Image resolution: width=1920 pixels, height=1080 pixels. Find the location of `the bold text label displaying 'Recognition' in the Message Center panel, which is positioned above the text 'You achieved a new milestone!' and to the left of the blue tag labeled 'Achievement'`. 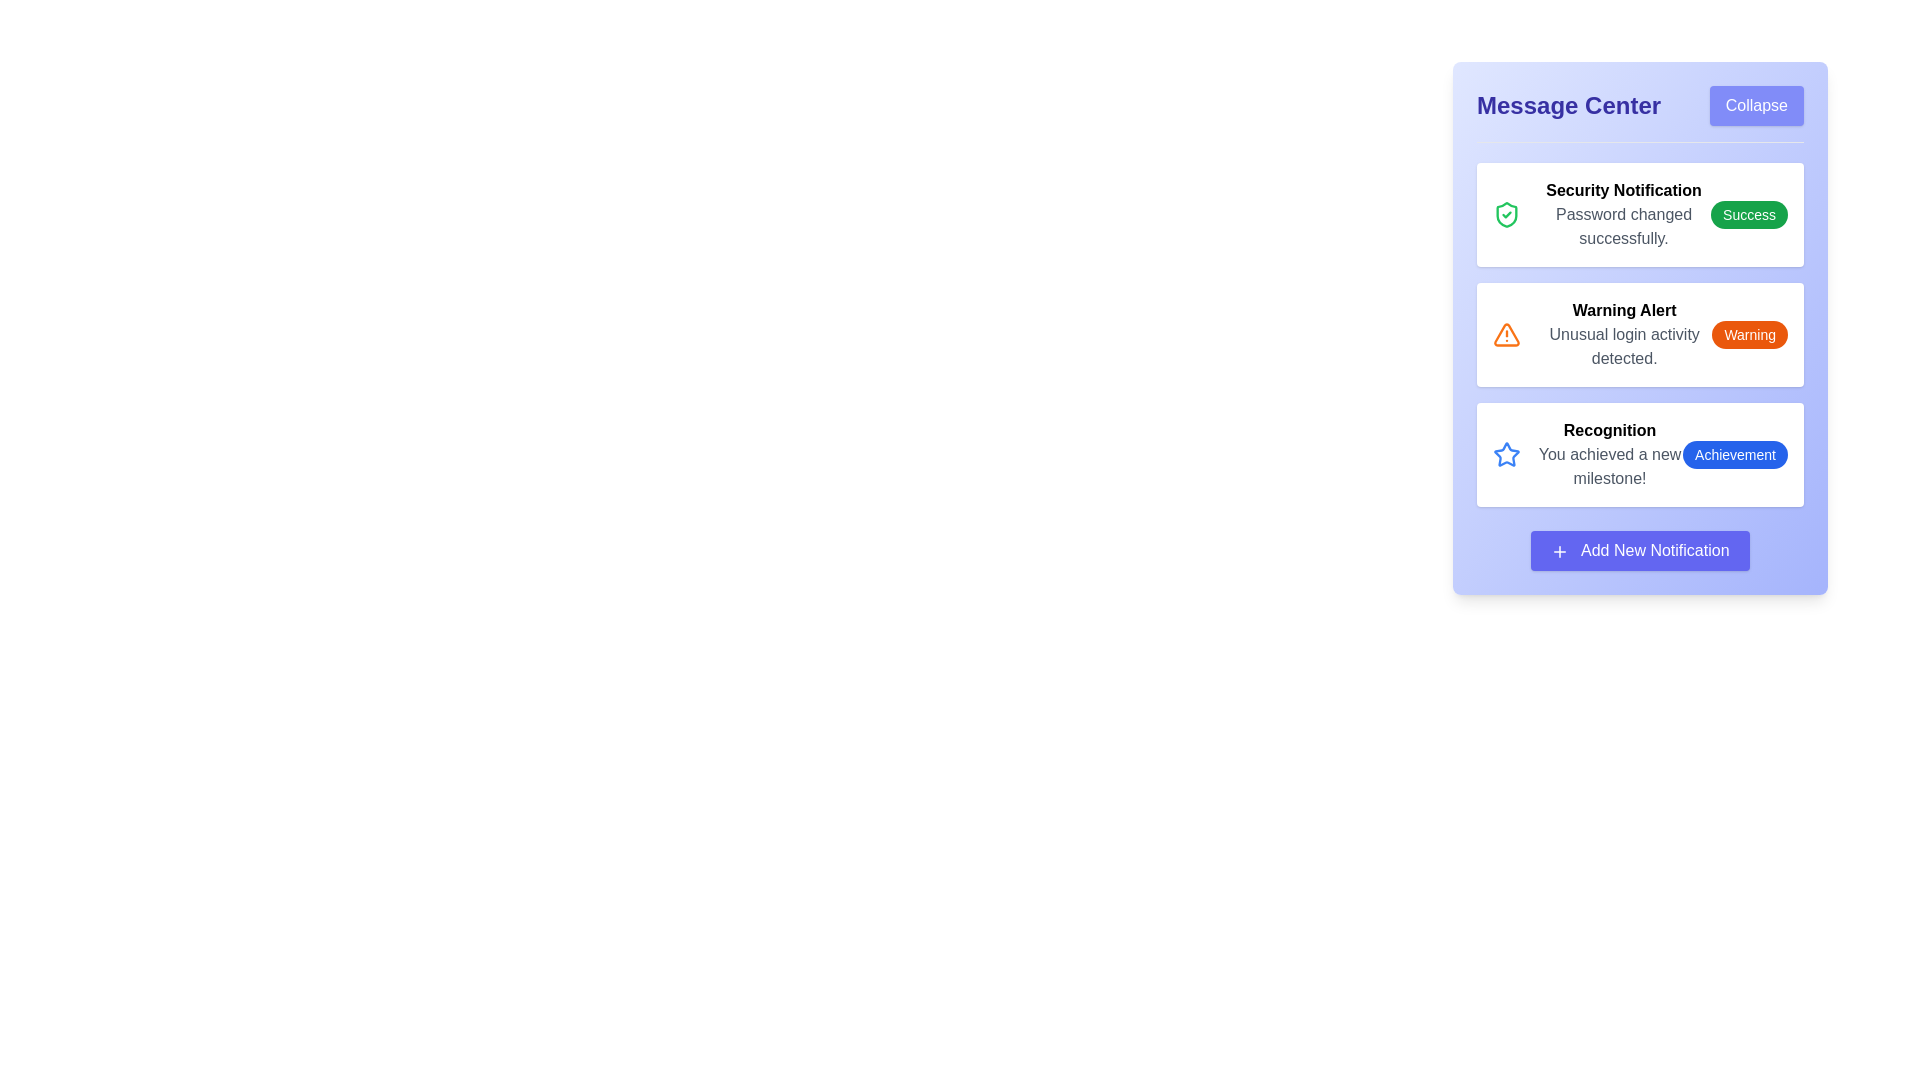

the bold text label displaying 'Recognition' in the Message Center panel, which is positioned above the text 'You achieved a new milestone!' and to the left of the blue tag labeled 'Achievement' is located at coordinates (1610, 430).